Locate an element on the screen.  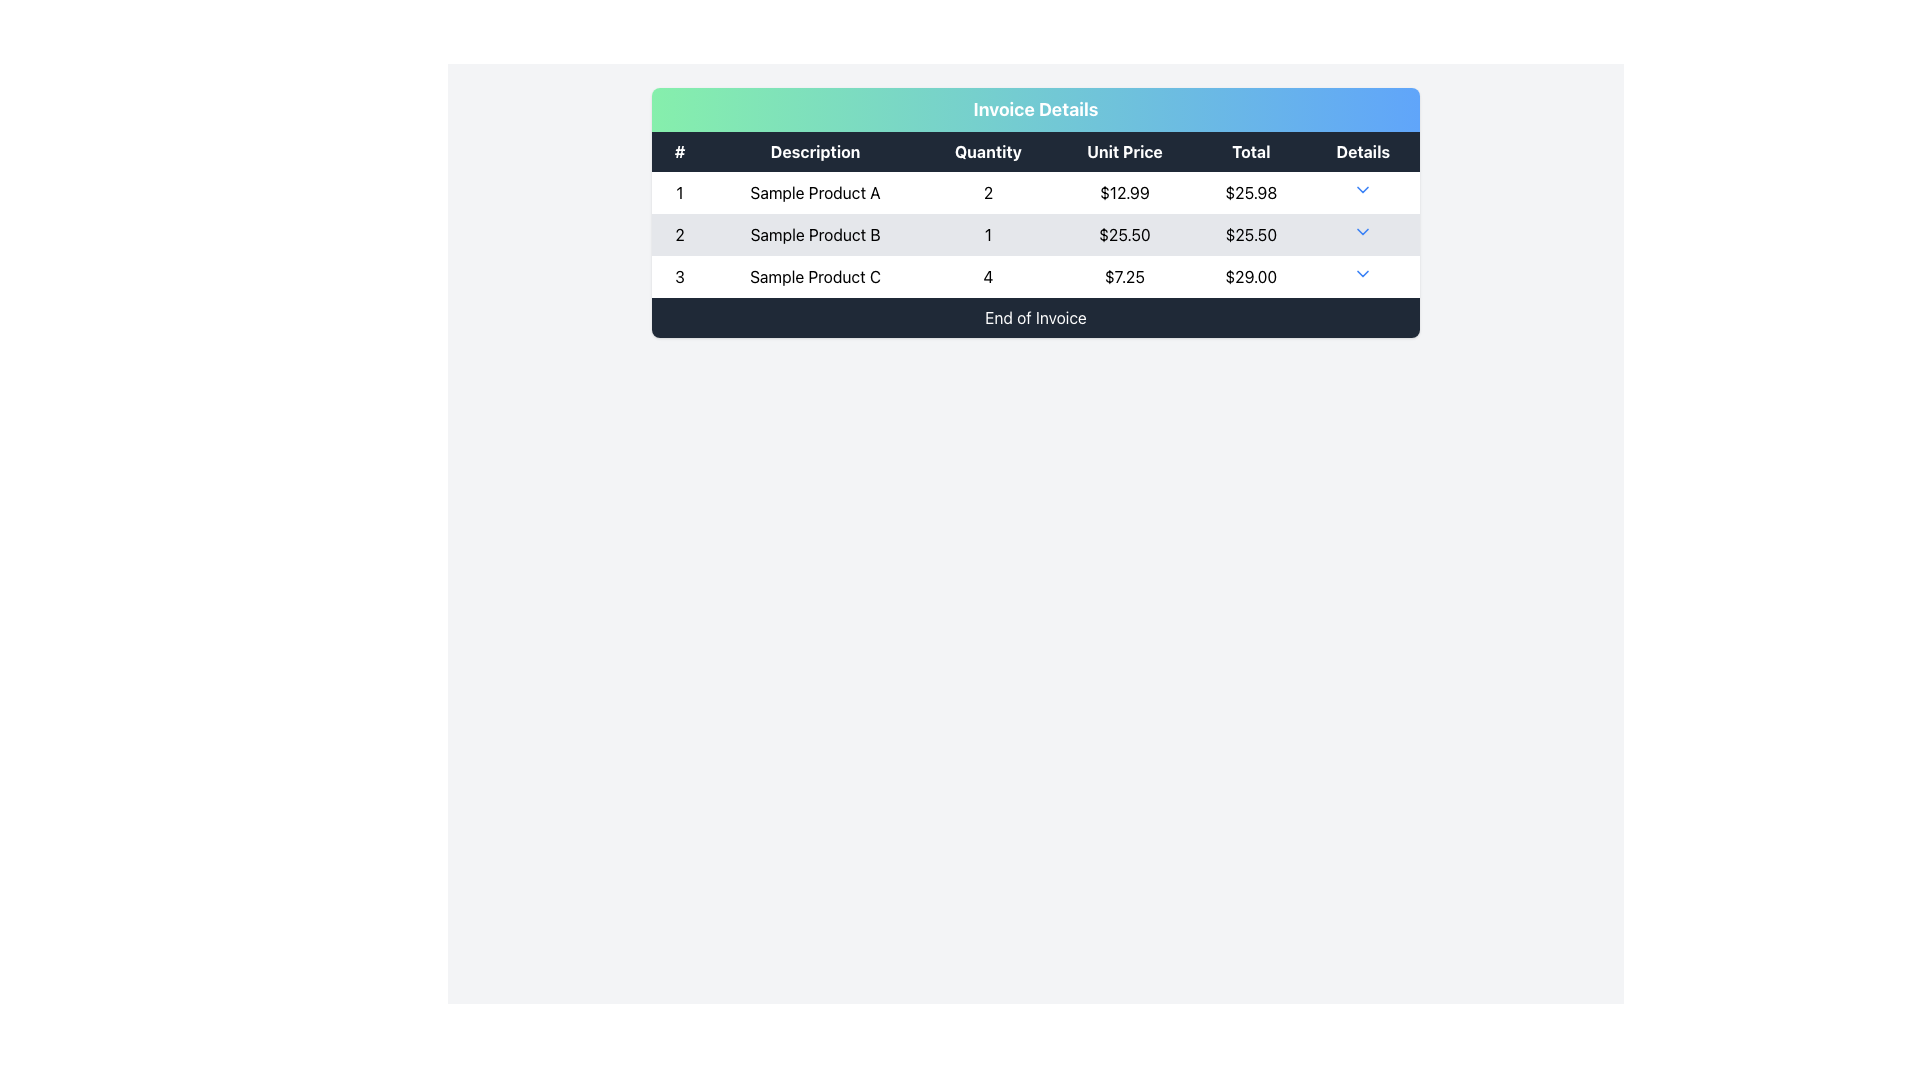
the static text displaying '$7.25' in the 'Unit Price' column of the third row for 'Sample Product C' is located at coordinates (1124, 277).